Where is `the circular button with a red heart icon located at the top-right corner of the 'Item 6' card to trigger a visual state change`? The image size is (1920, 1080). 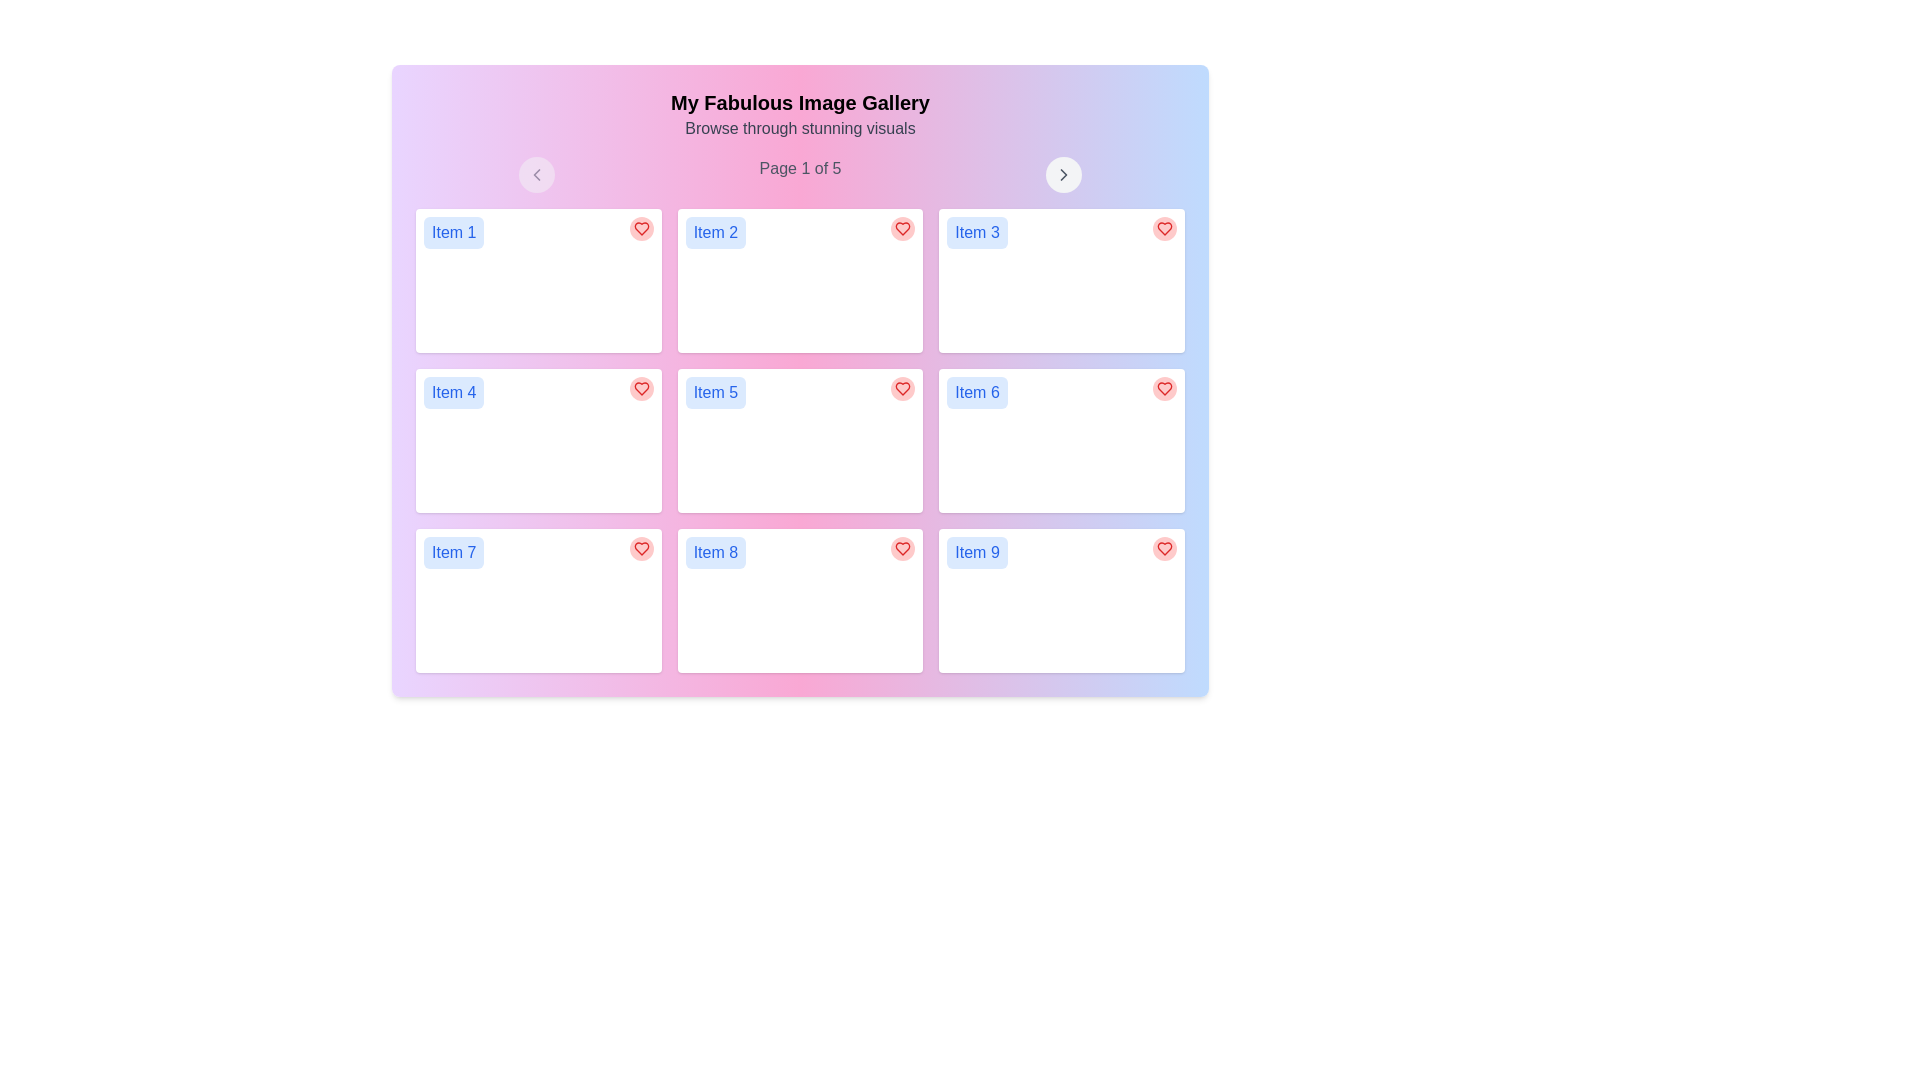
the circular button with a red heart icon located at the top-right corner of the 'Item 6' card to trigger a visual state change is located at coordinates (1165, 389).